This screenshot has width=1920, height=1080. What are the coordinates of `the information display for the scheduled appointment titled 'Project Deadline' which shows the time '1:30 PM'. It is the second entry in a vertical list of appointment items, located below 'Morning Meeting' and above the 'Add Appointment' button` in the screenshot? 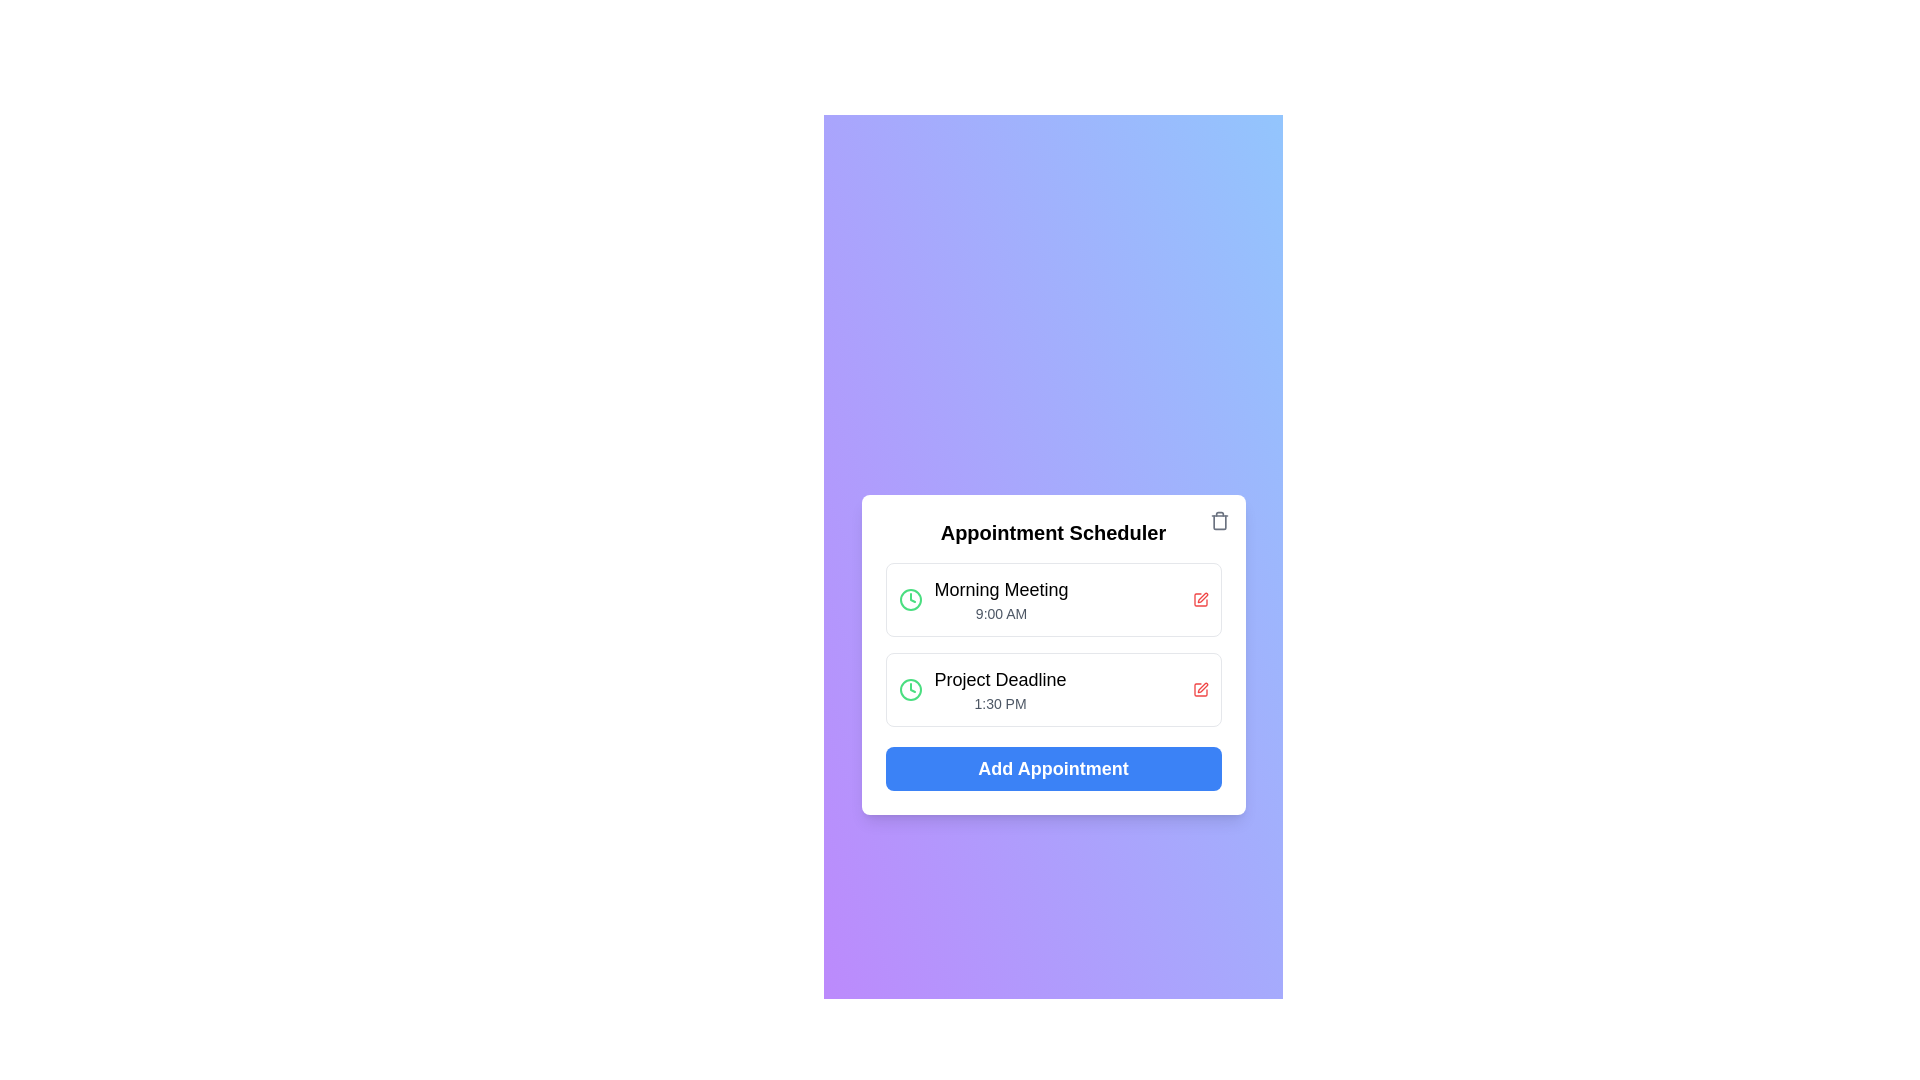 It's located at (982, 689).